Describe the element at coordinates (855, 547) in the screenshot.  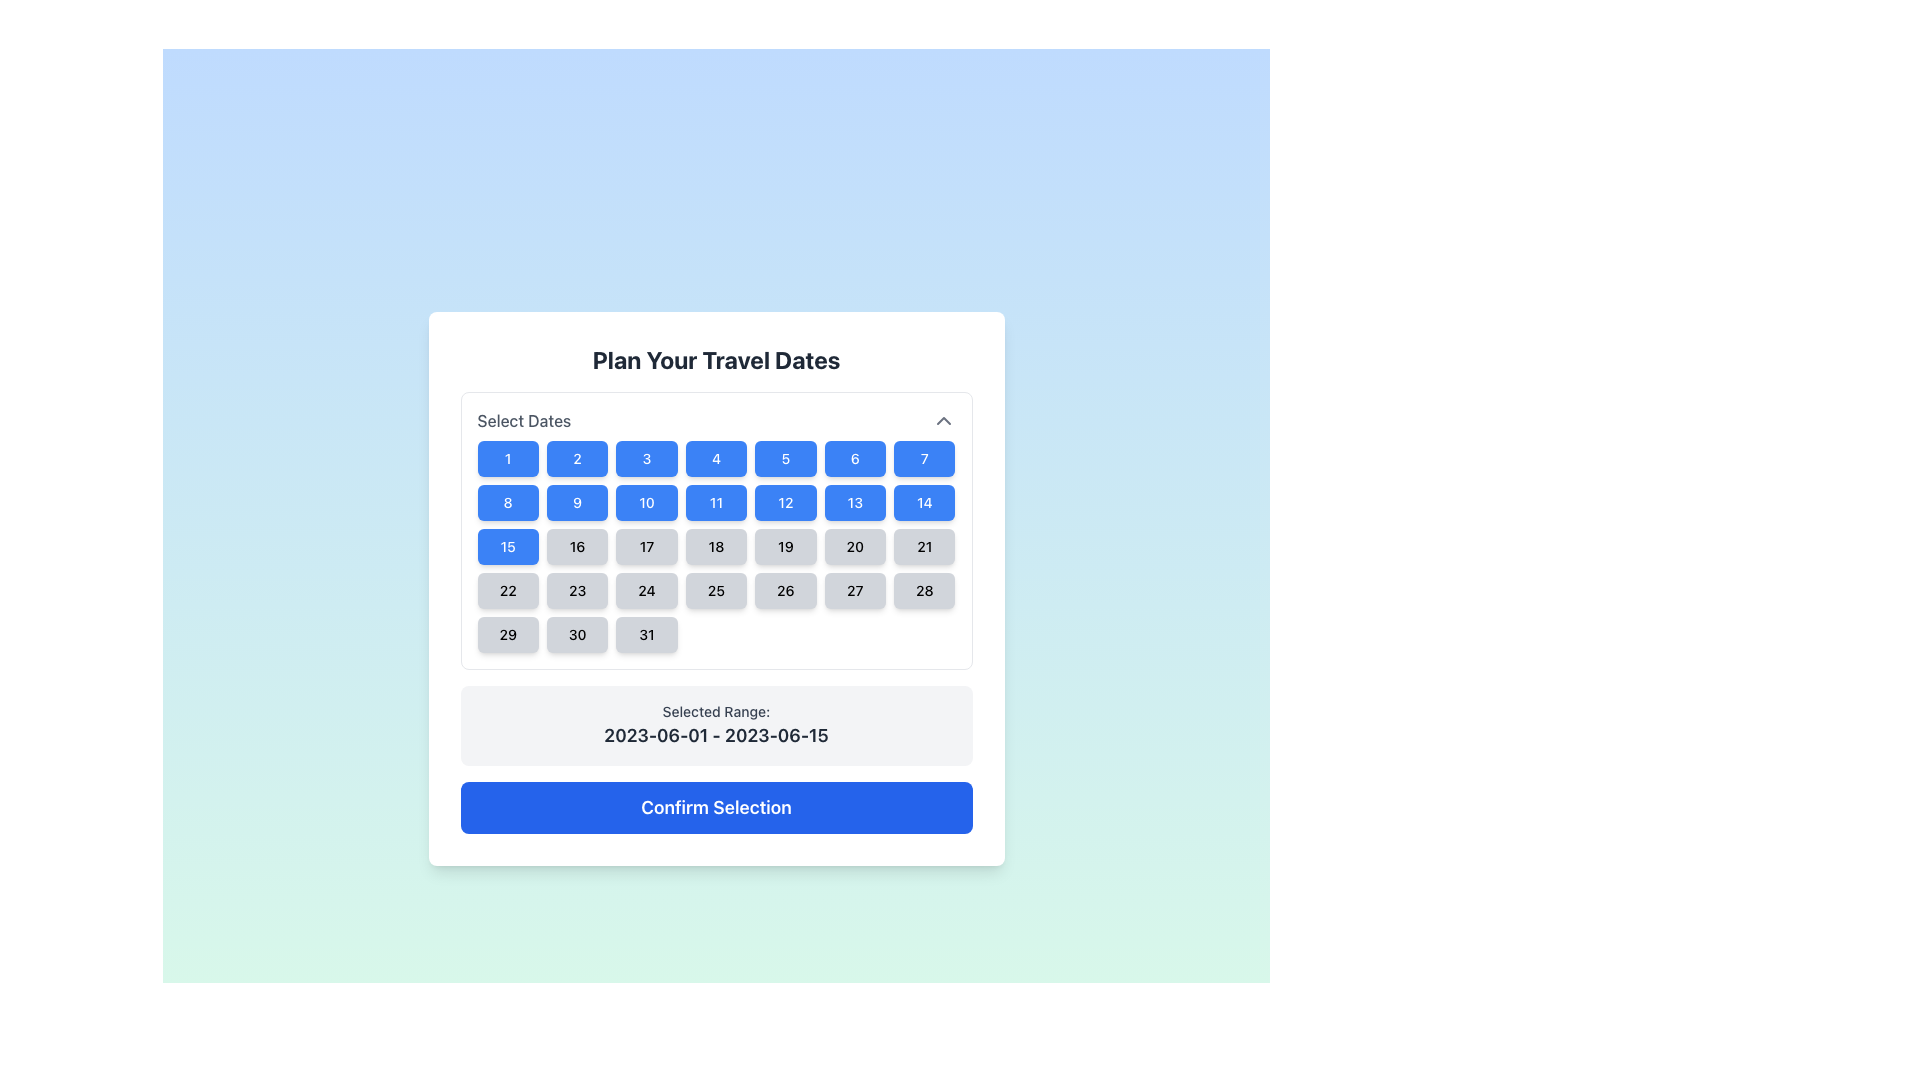
I see `the date selection button for '20' in the calendar under the 'Select Dates' section` at that location.